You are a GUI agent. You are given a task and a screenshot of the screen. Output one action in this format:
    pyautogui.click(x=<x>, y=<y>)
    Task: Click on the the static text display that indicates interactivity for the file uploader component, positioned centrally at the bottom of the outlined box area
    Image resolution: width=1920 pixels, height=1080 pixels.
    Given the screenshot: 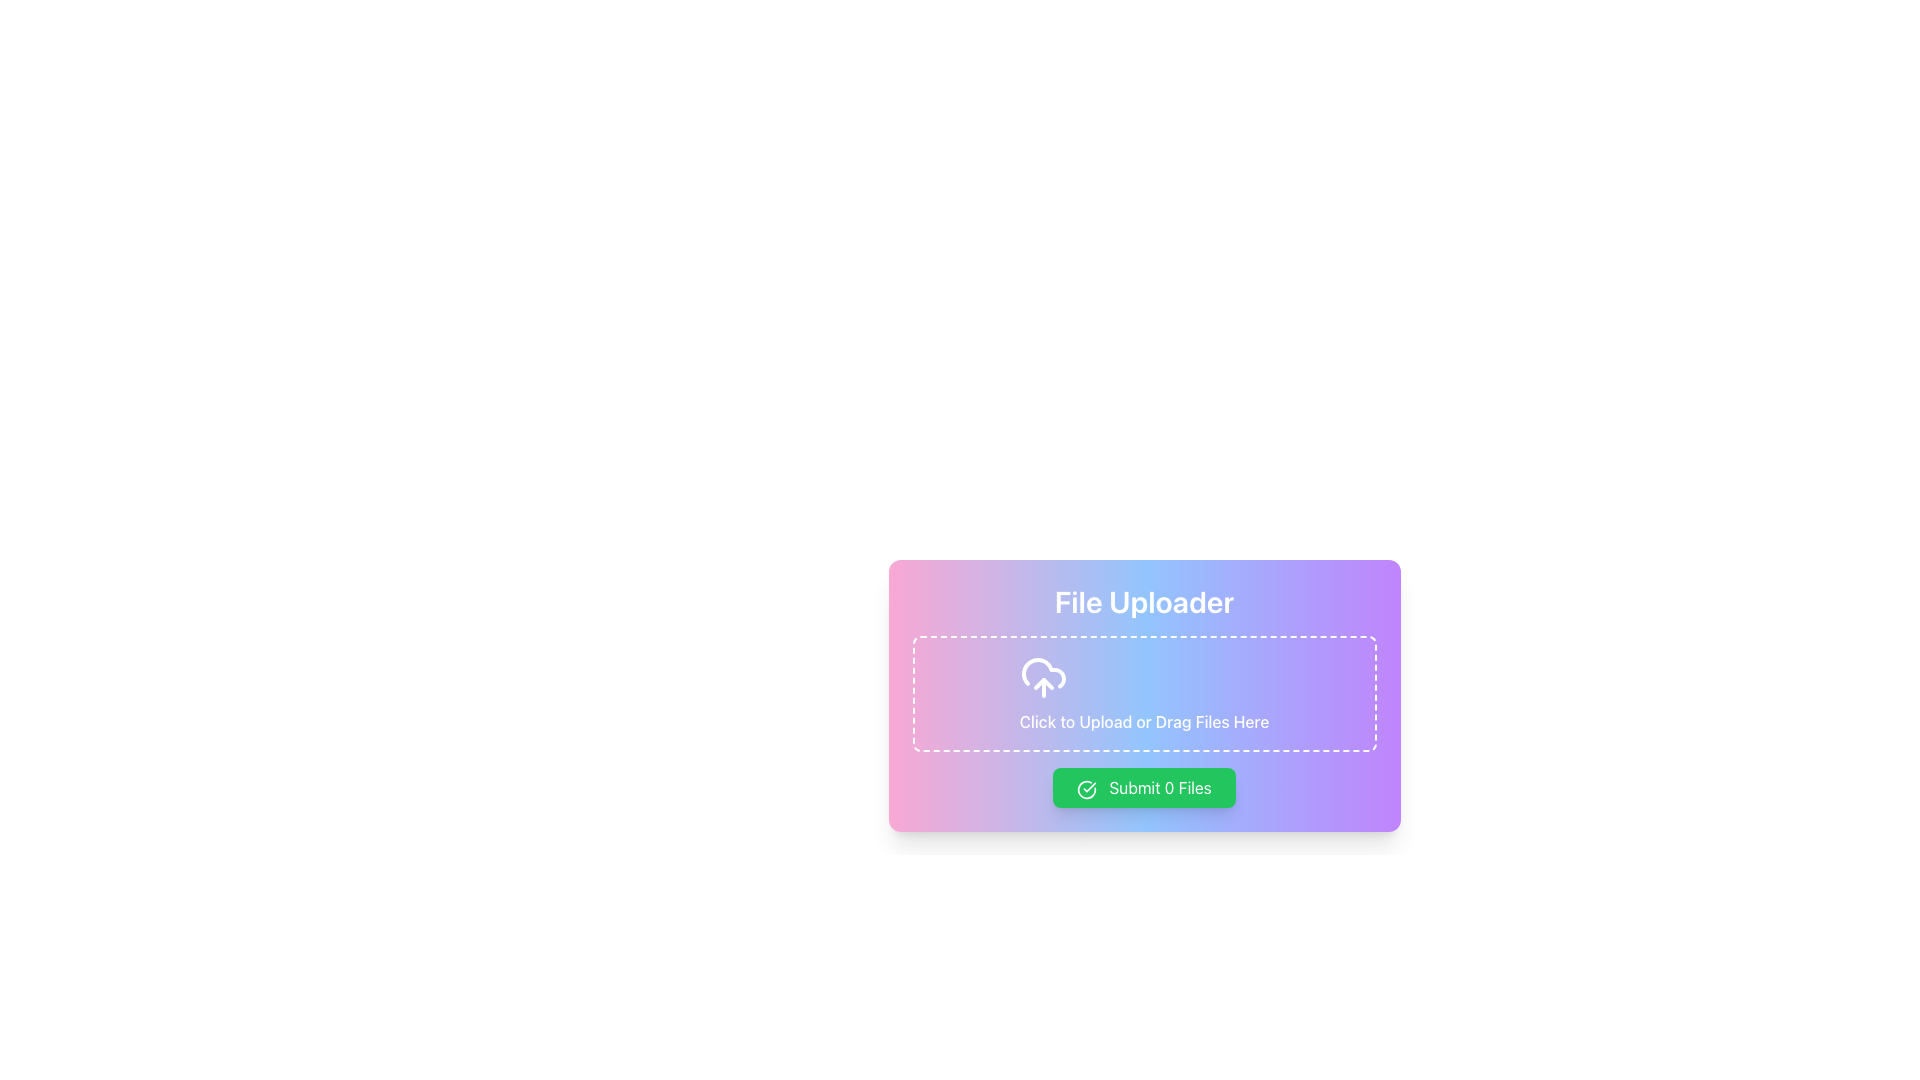 What is the action you would take?
    pyautogui.click(x=1144, y=721)
    